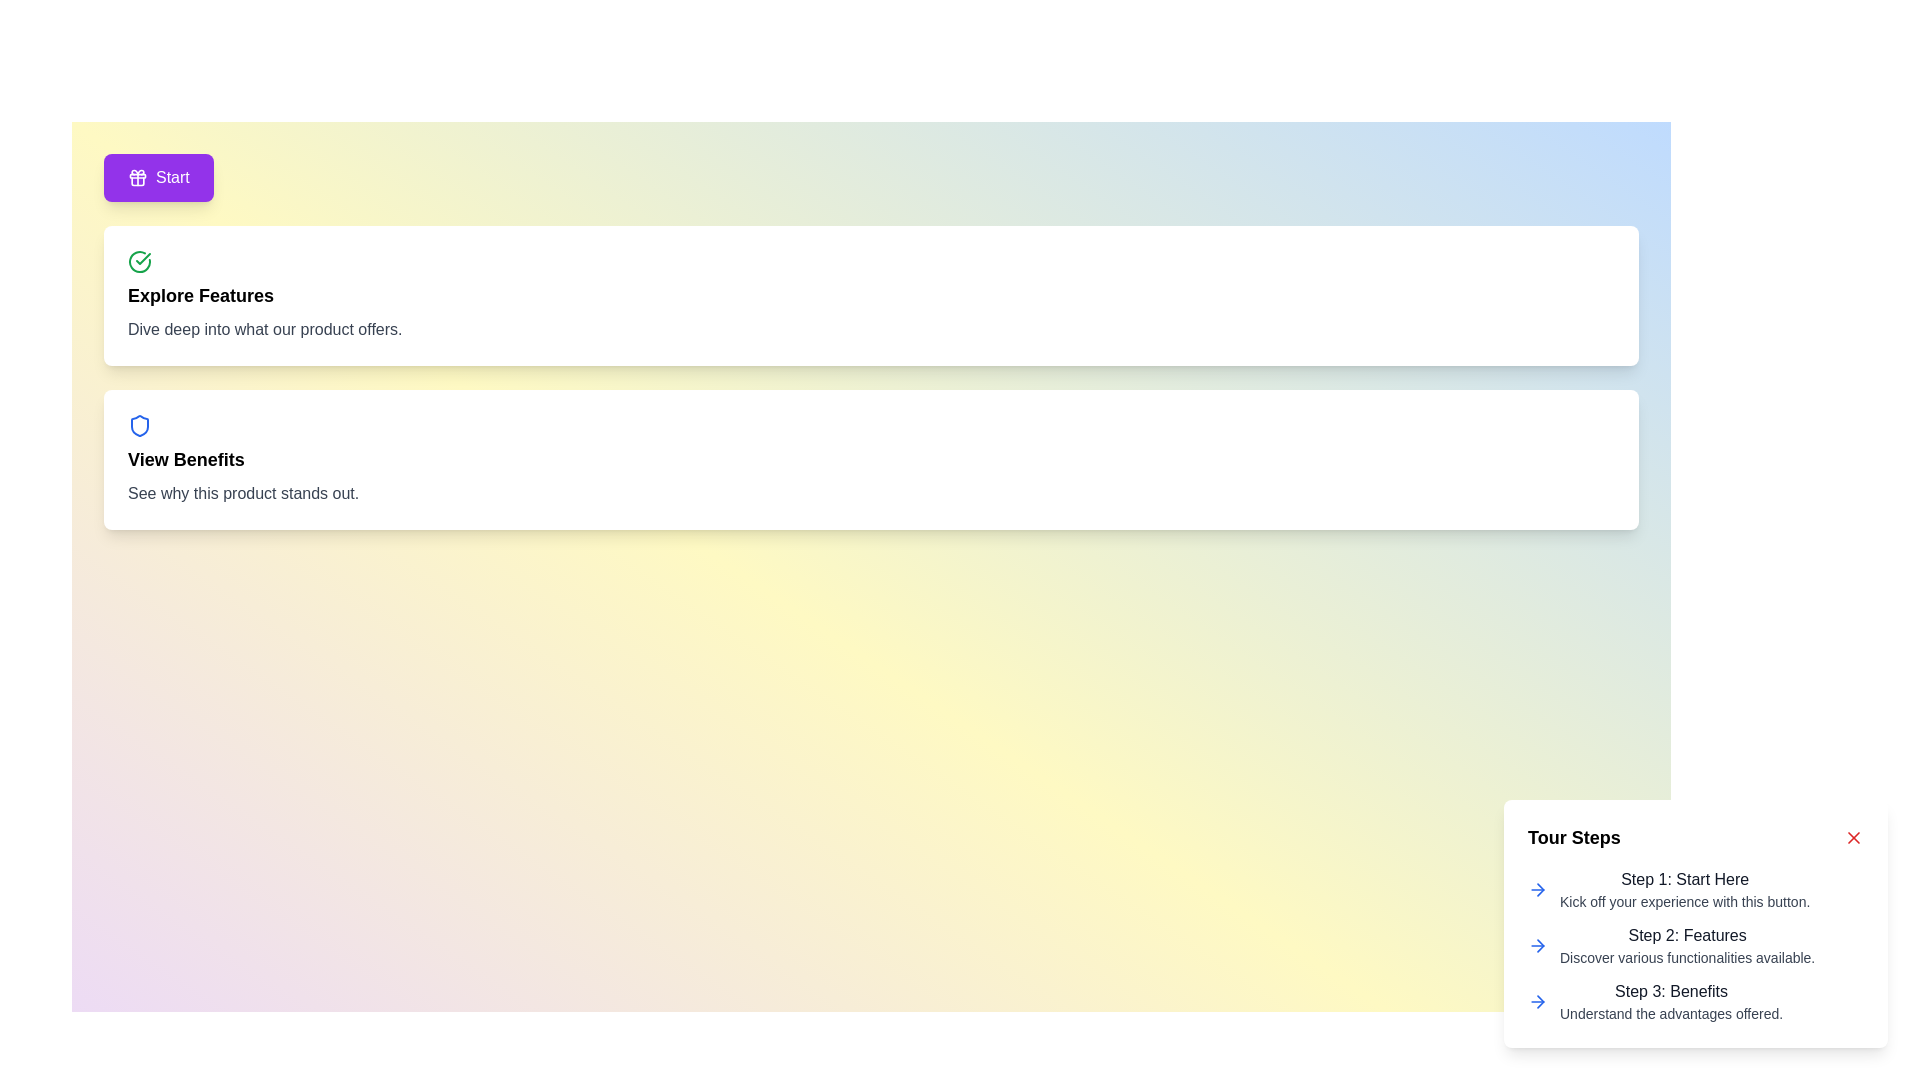 The height and width of the screenshot is (1080, 1920). I want to click on text label displaying 'Understand the advantages offered.' which is located below the title 'Step 3: Benefits' in the step-by-step guide section, so click(1671, 1014).